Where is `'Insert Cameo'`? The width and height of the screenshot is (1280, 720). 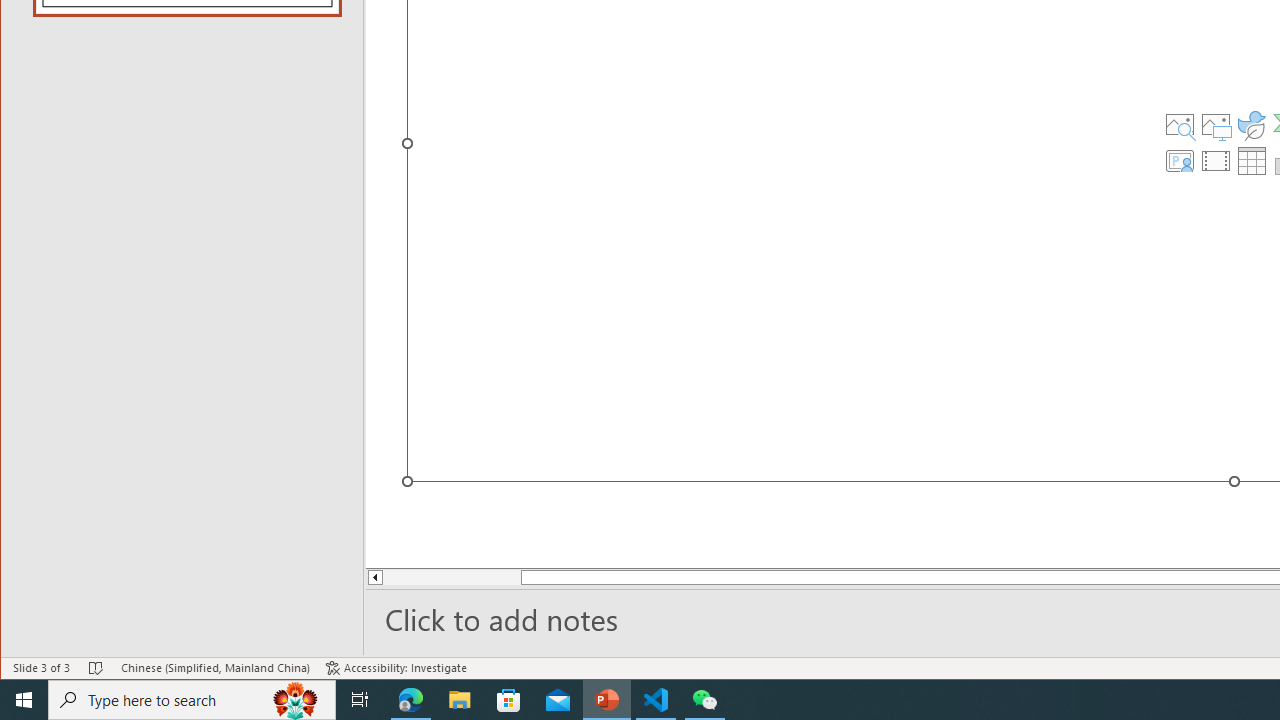
'Insert Cameo' is located at coordinates (1179, 159).